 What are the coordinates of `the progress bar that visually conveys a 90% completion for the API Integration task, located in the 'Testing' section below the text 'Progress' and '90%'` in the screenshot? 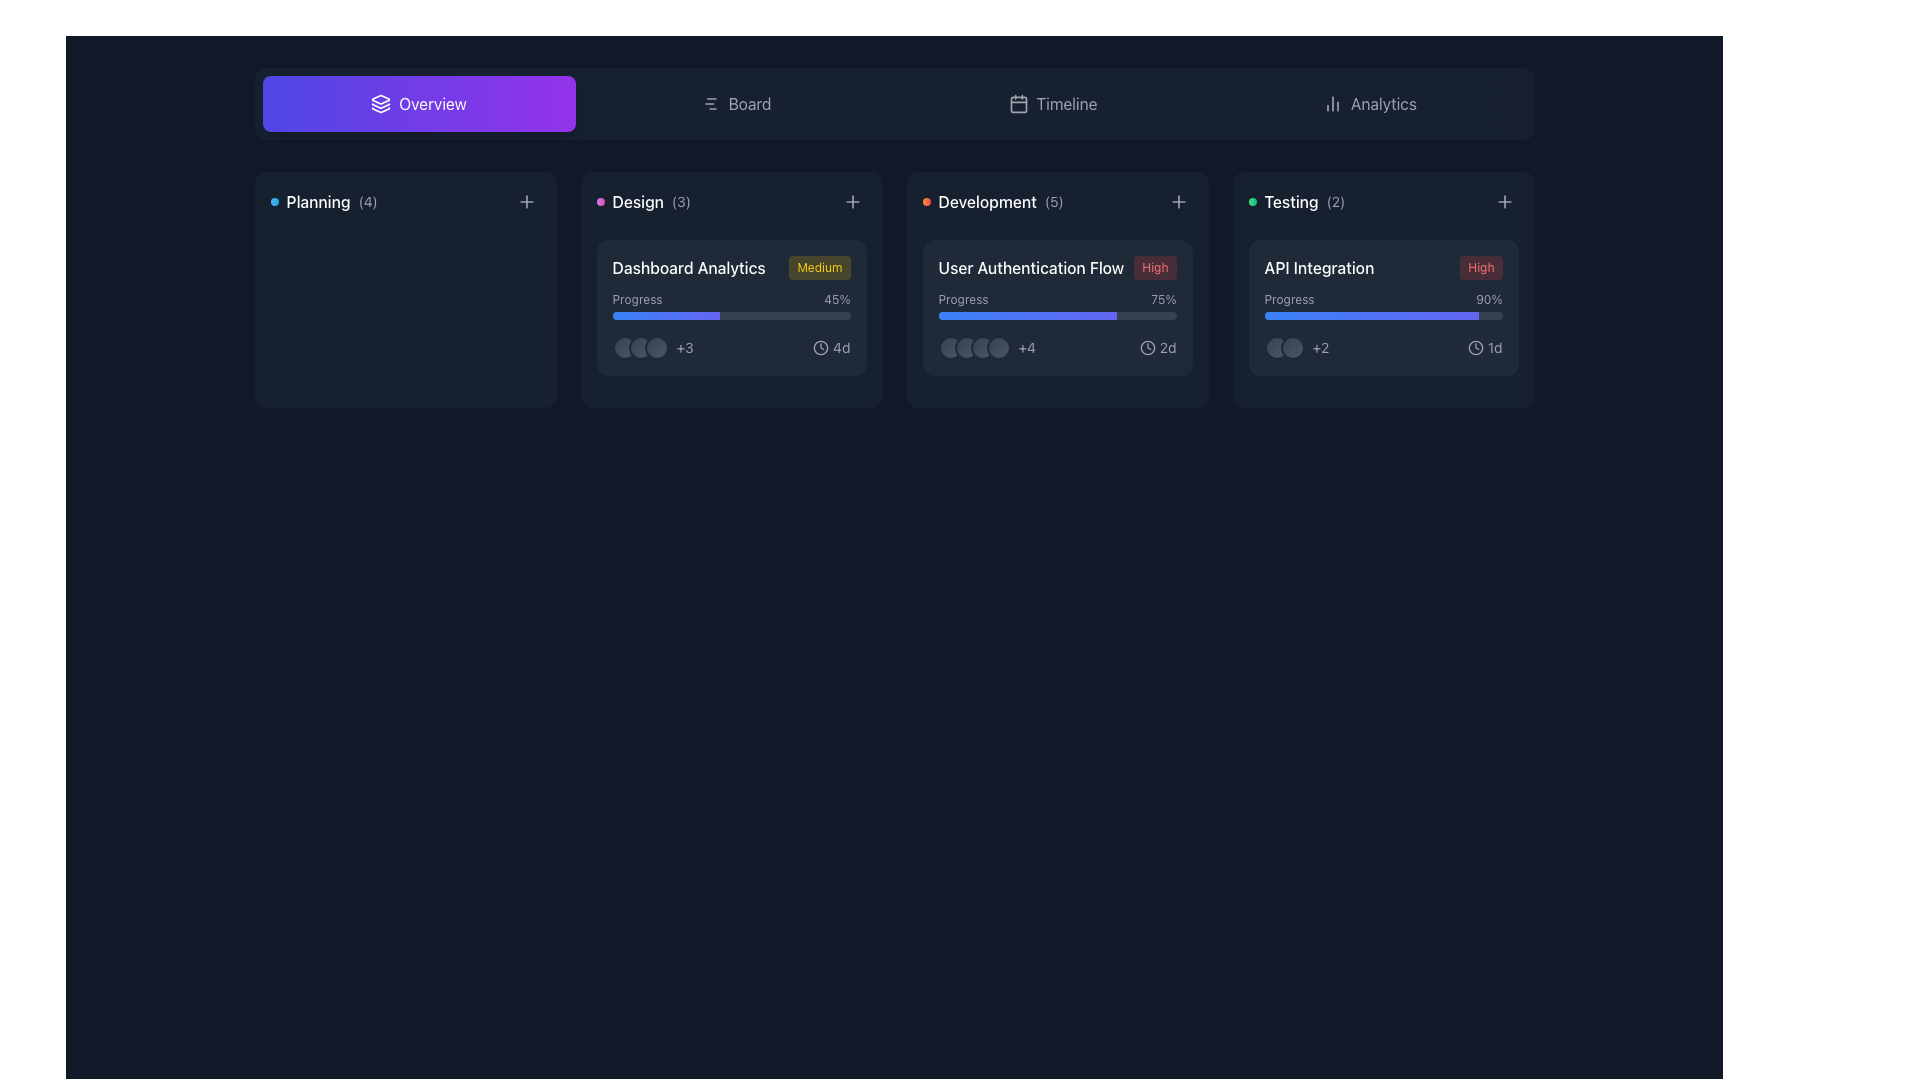 It's located at (1382, 315).